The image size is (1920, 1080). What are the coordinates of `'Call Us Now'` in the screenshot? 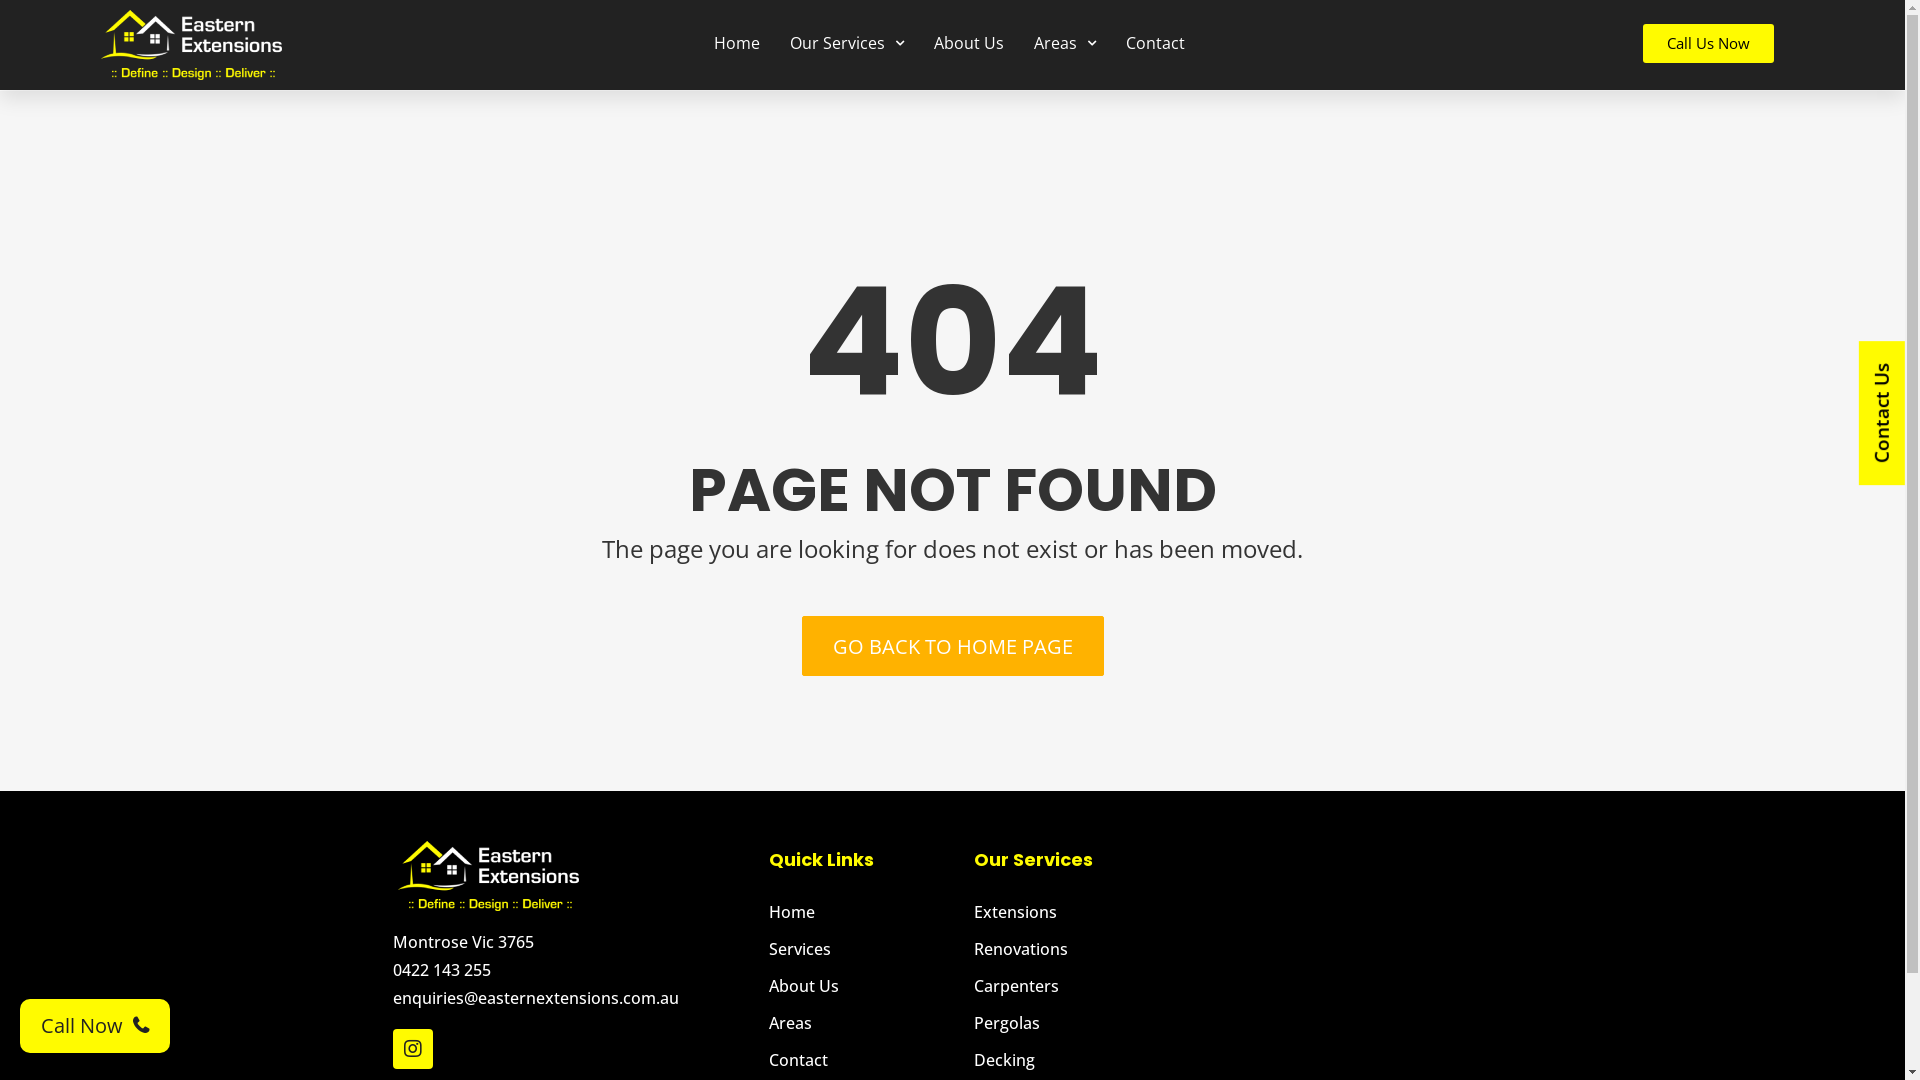 It's located at (1707, 43).